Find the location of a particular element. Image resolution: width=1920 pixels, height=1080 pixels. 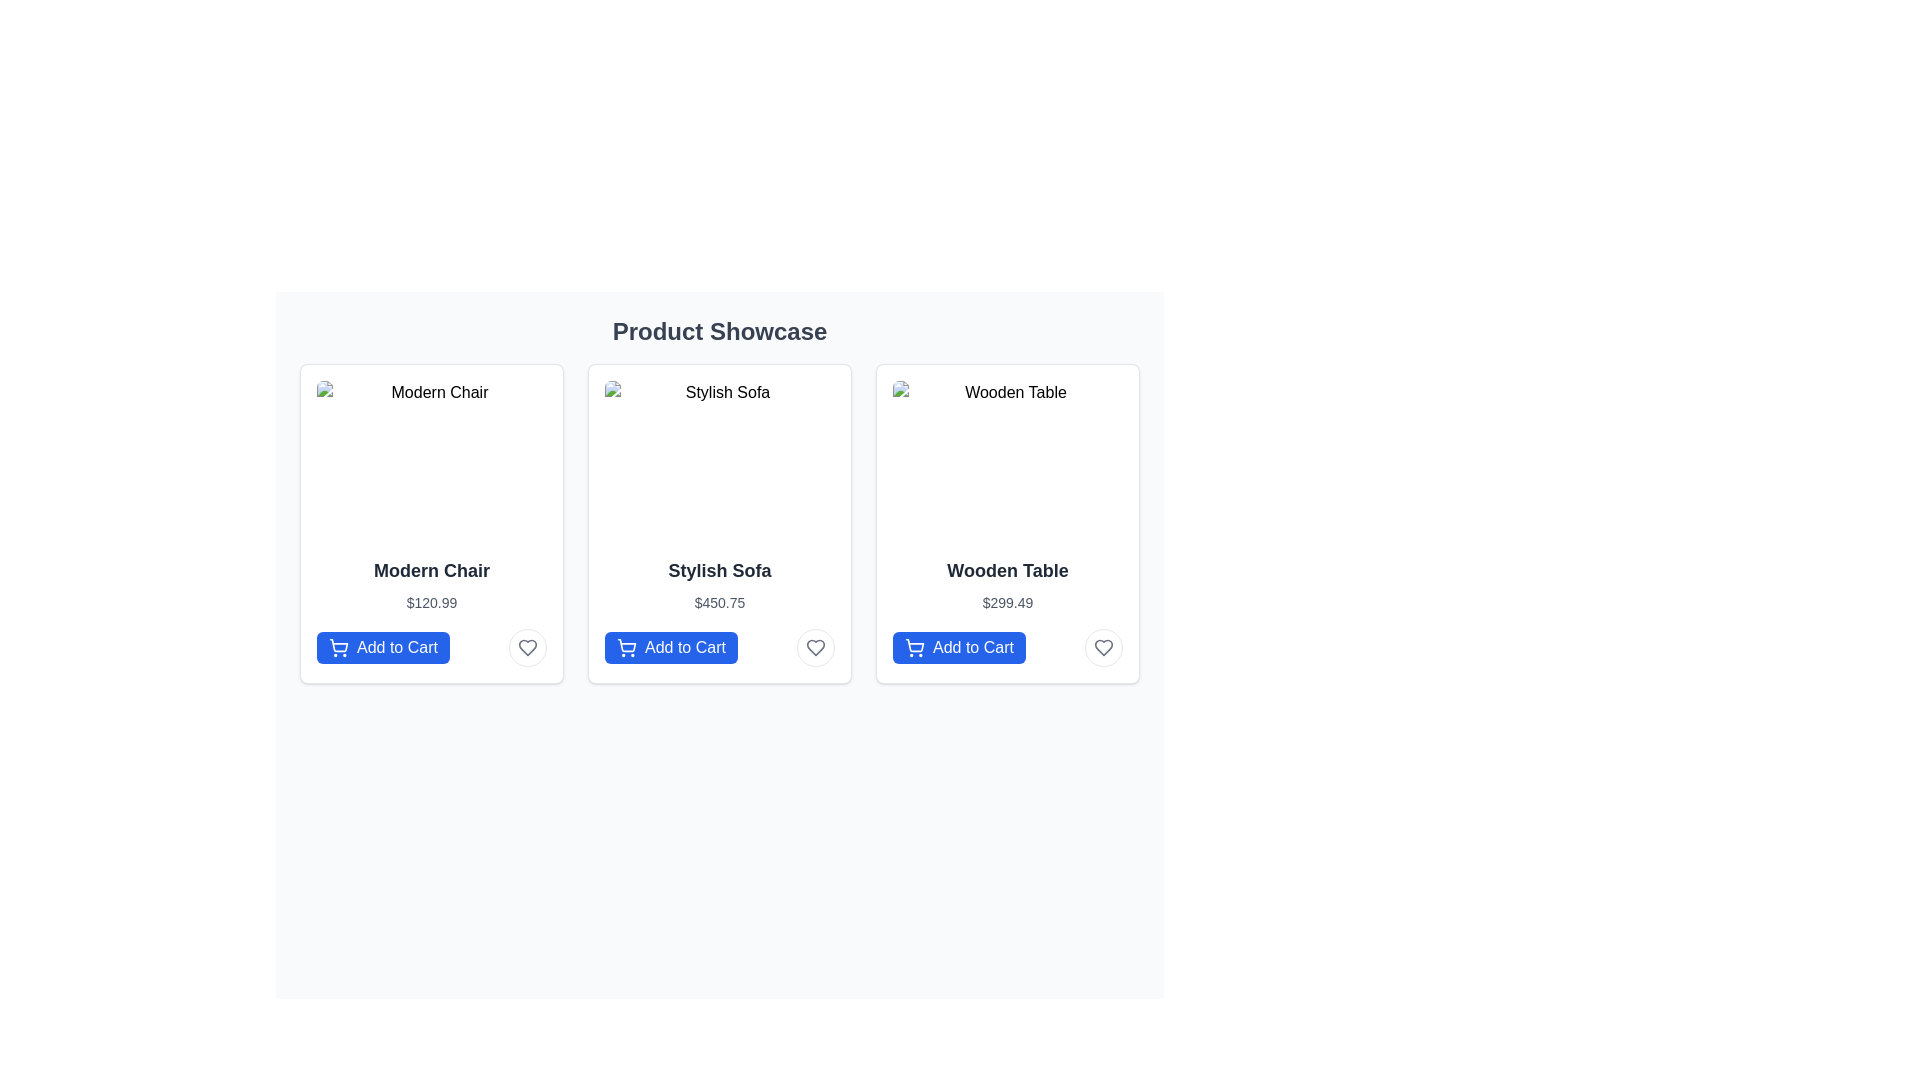

the 'Add to Cart' button for the Wooden Table product located in the third column of the product showcase grid is located at coordinates (958, 648).